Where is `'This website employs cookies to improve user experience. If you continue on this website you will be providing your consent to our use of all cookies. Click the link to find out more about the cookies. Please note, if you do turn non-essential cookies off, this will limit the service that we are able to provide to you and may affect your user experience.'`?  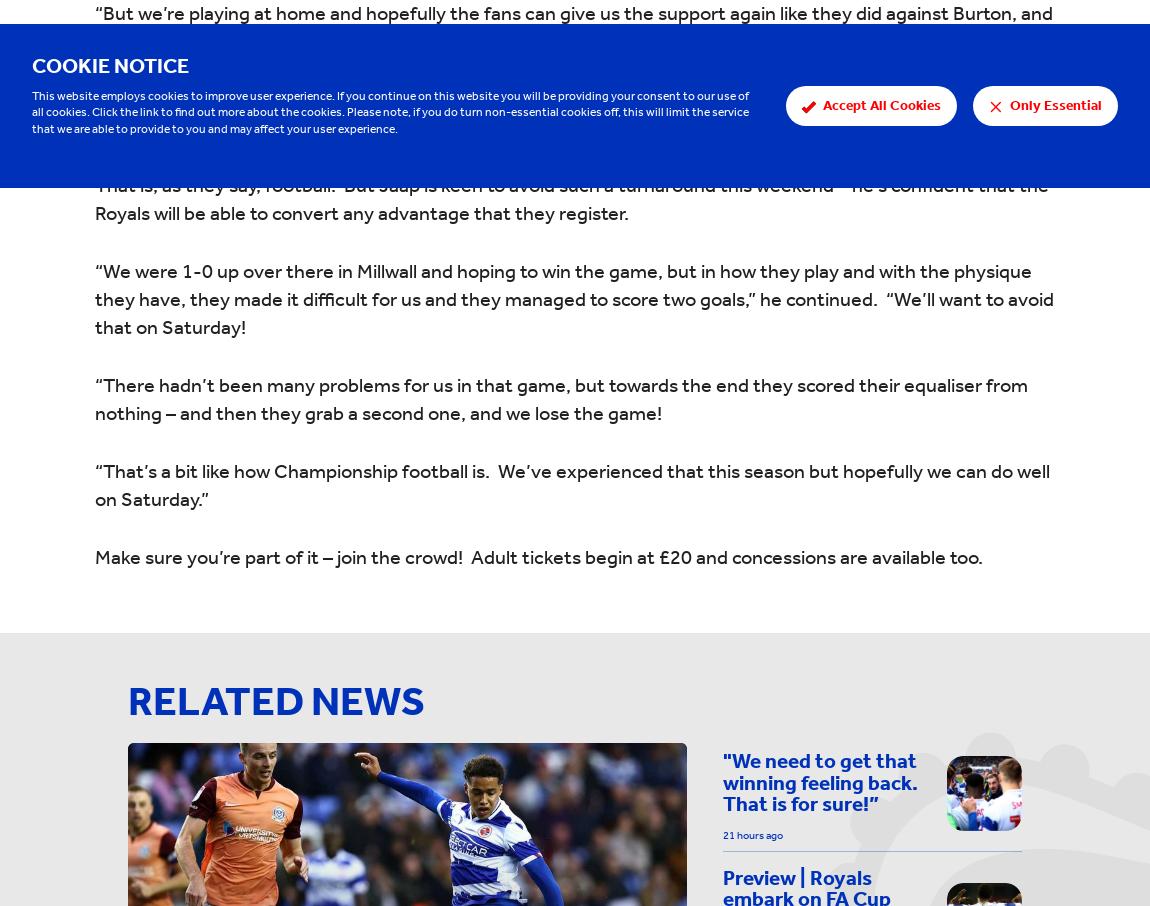
'This website employs cookies to improve user experience. If you continue on this website you will be providing your consent to our use of all cookies. Click the link to find out more about the cookies. Please note, if you do turn non-essential cookies off, this will limit the service that we are able to provide to you and may affect your user experience.' is located at coordinates (390, 110).